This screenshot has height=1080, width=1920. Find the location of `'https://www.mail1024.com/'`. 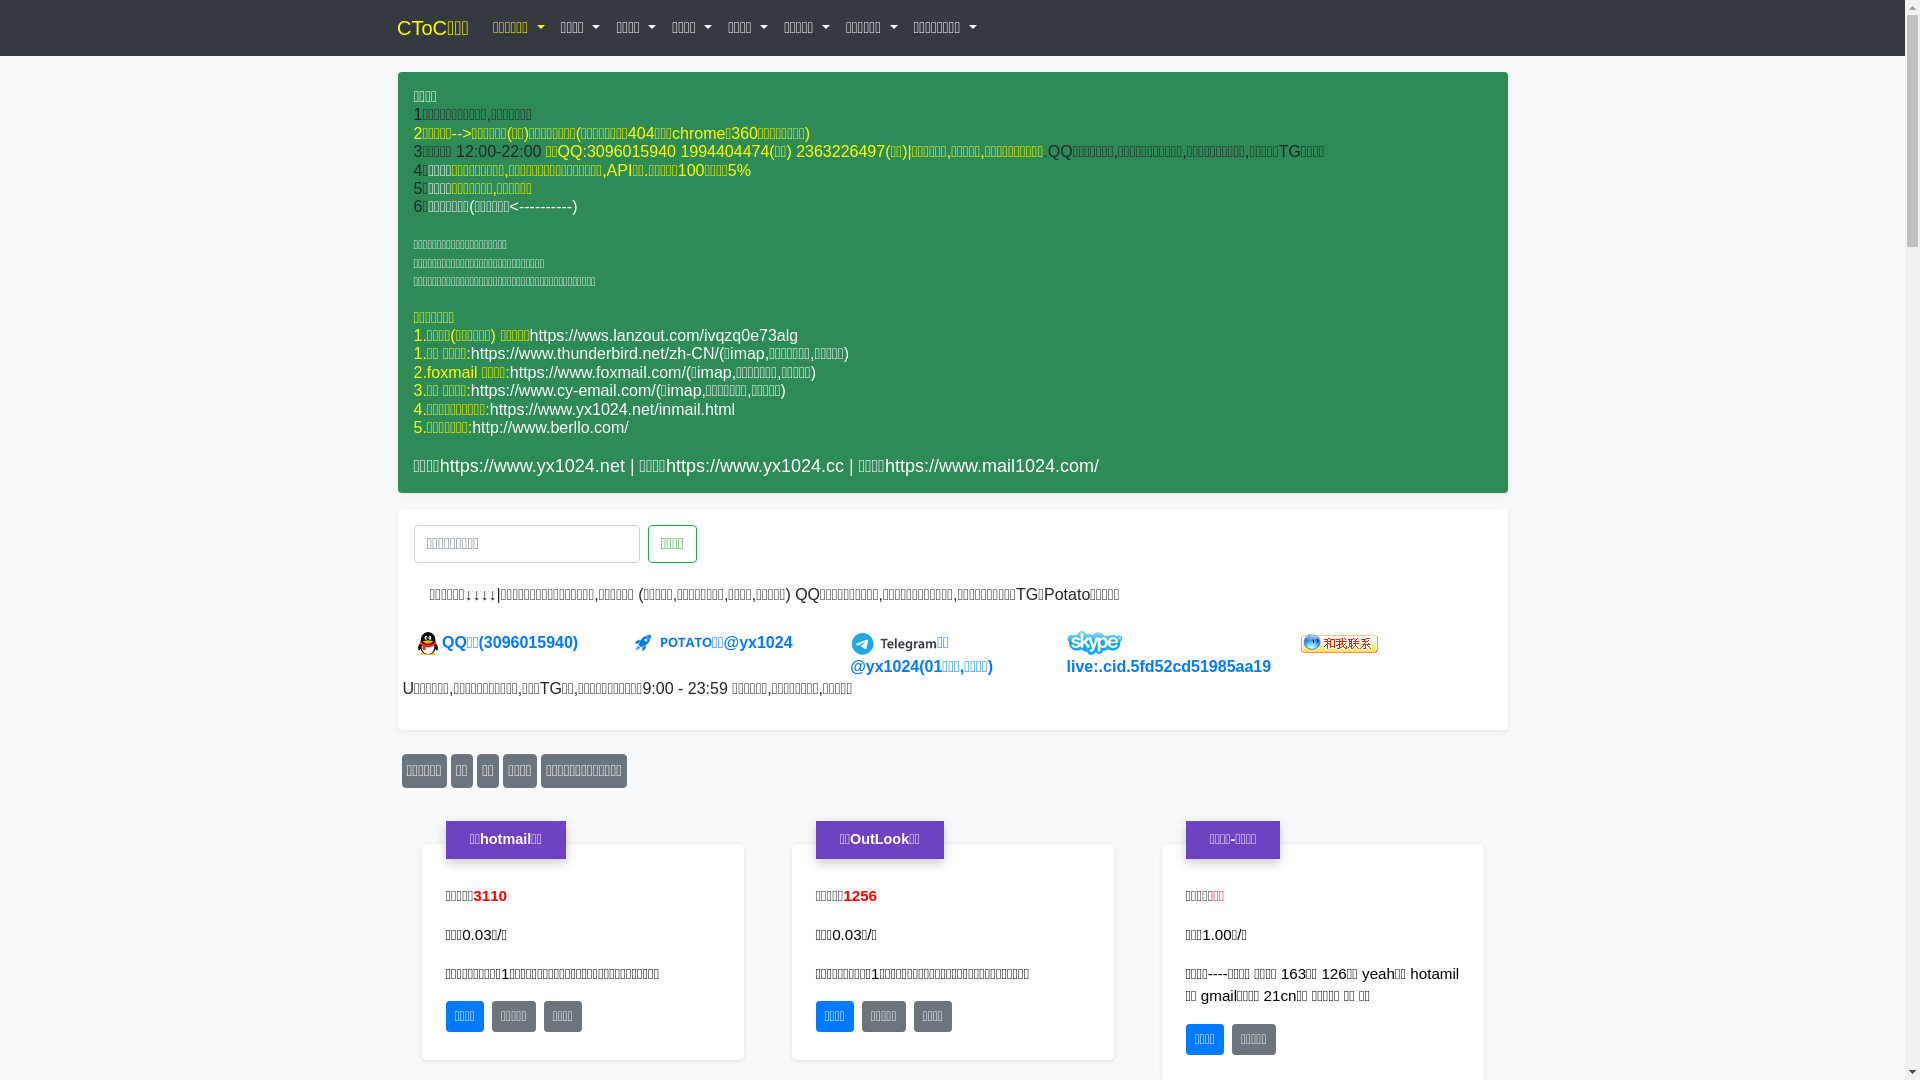

'https://www.mail1024.com/' is located at coordinates (992, 466).